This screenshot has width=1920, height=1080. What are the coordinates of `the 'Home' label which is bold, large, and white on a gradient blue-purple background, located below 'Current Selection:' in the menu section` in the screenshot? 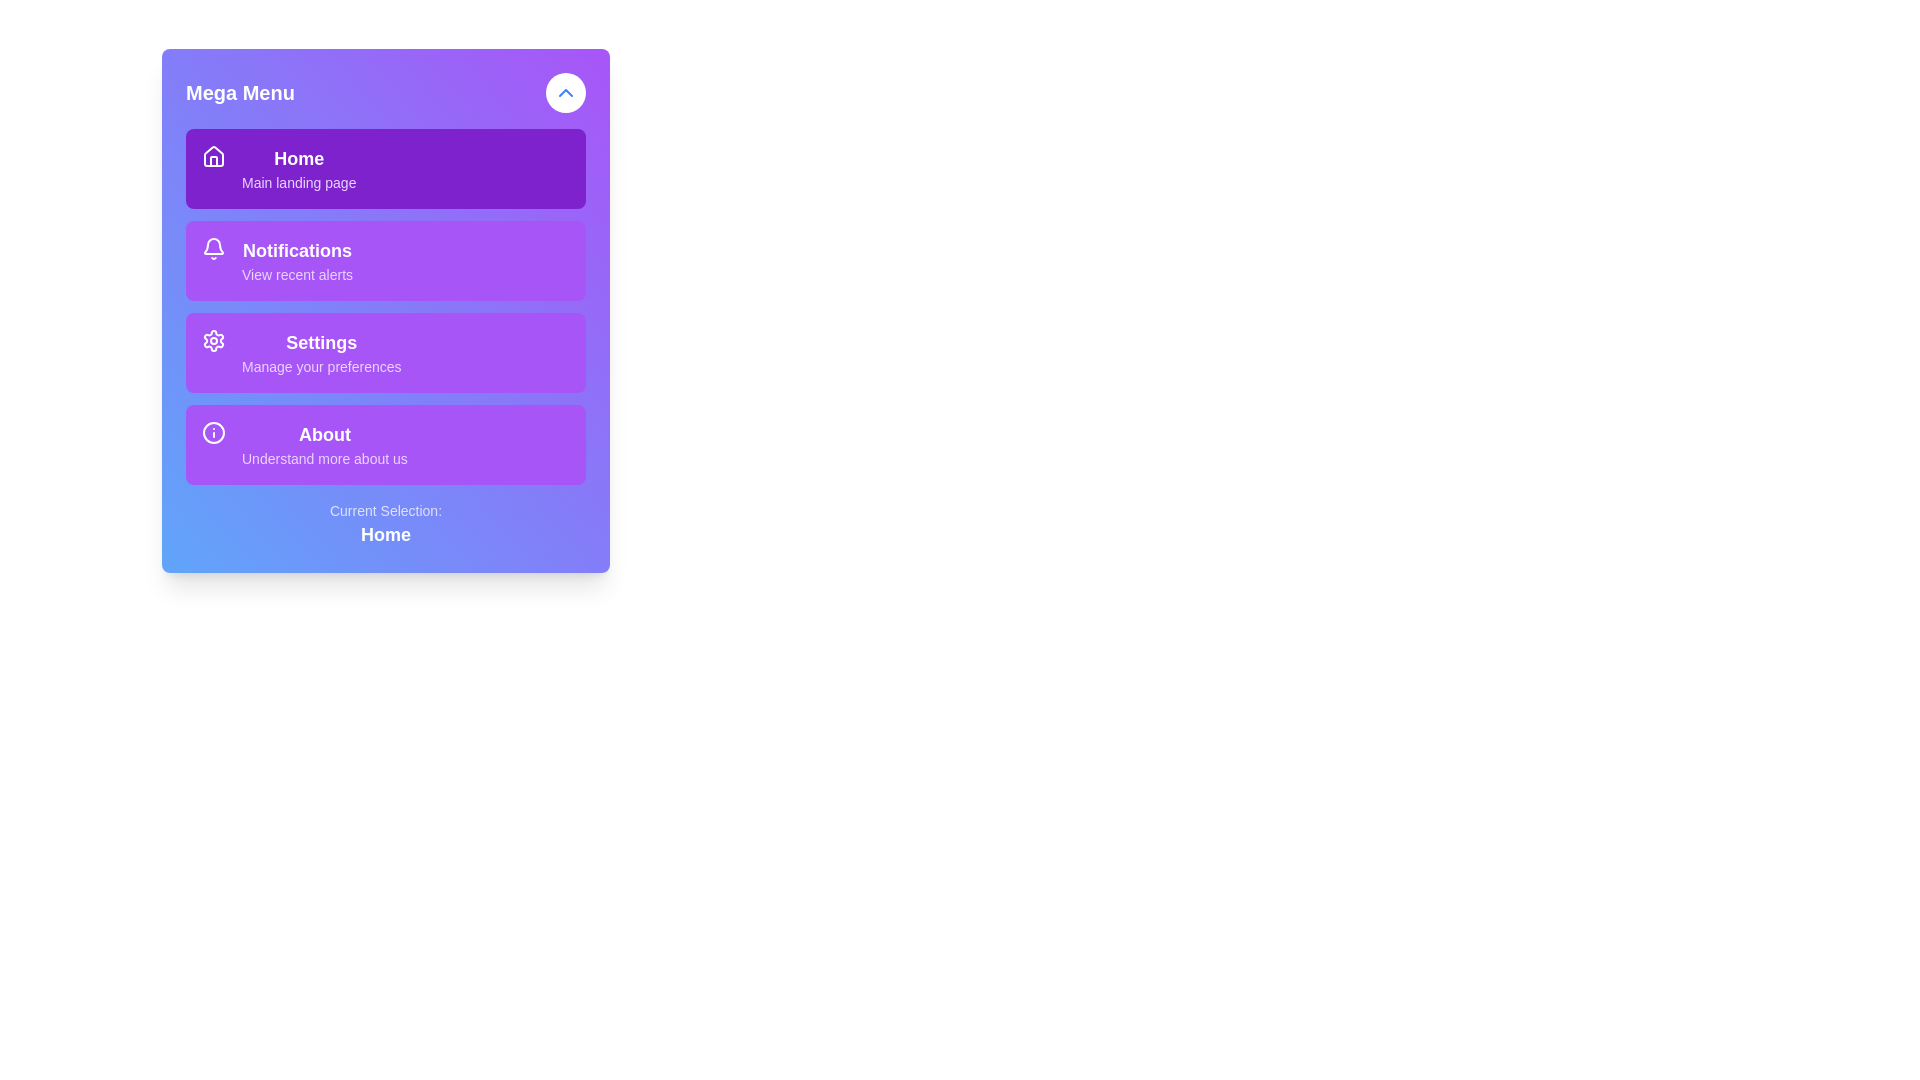 It's located at (385, 534).